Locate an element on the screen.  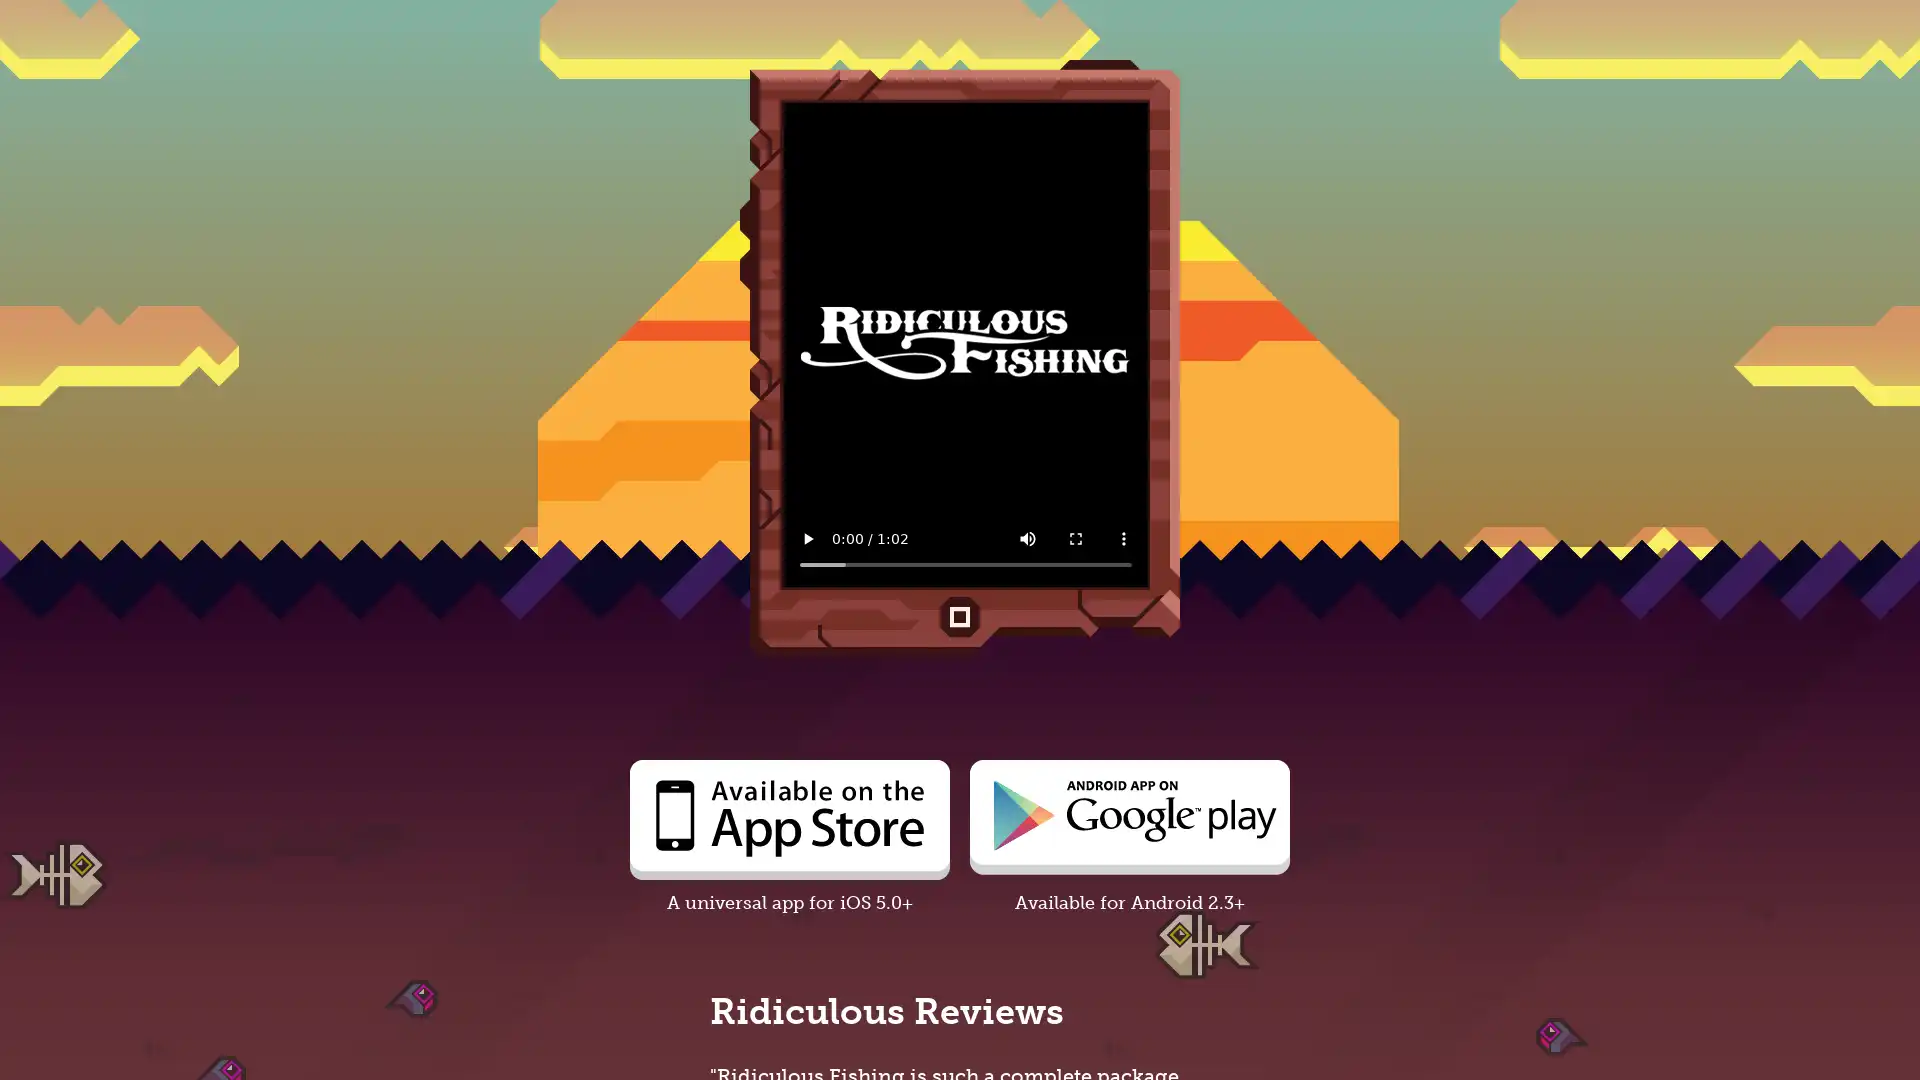
show more media controls is located at coordinates (1123, 538).